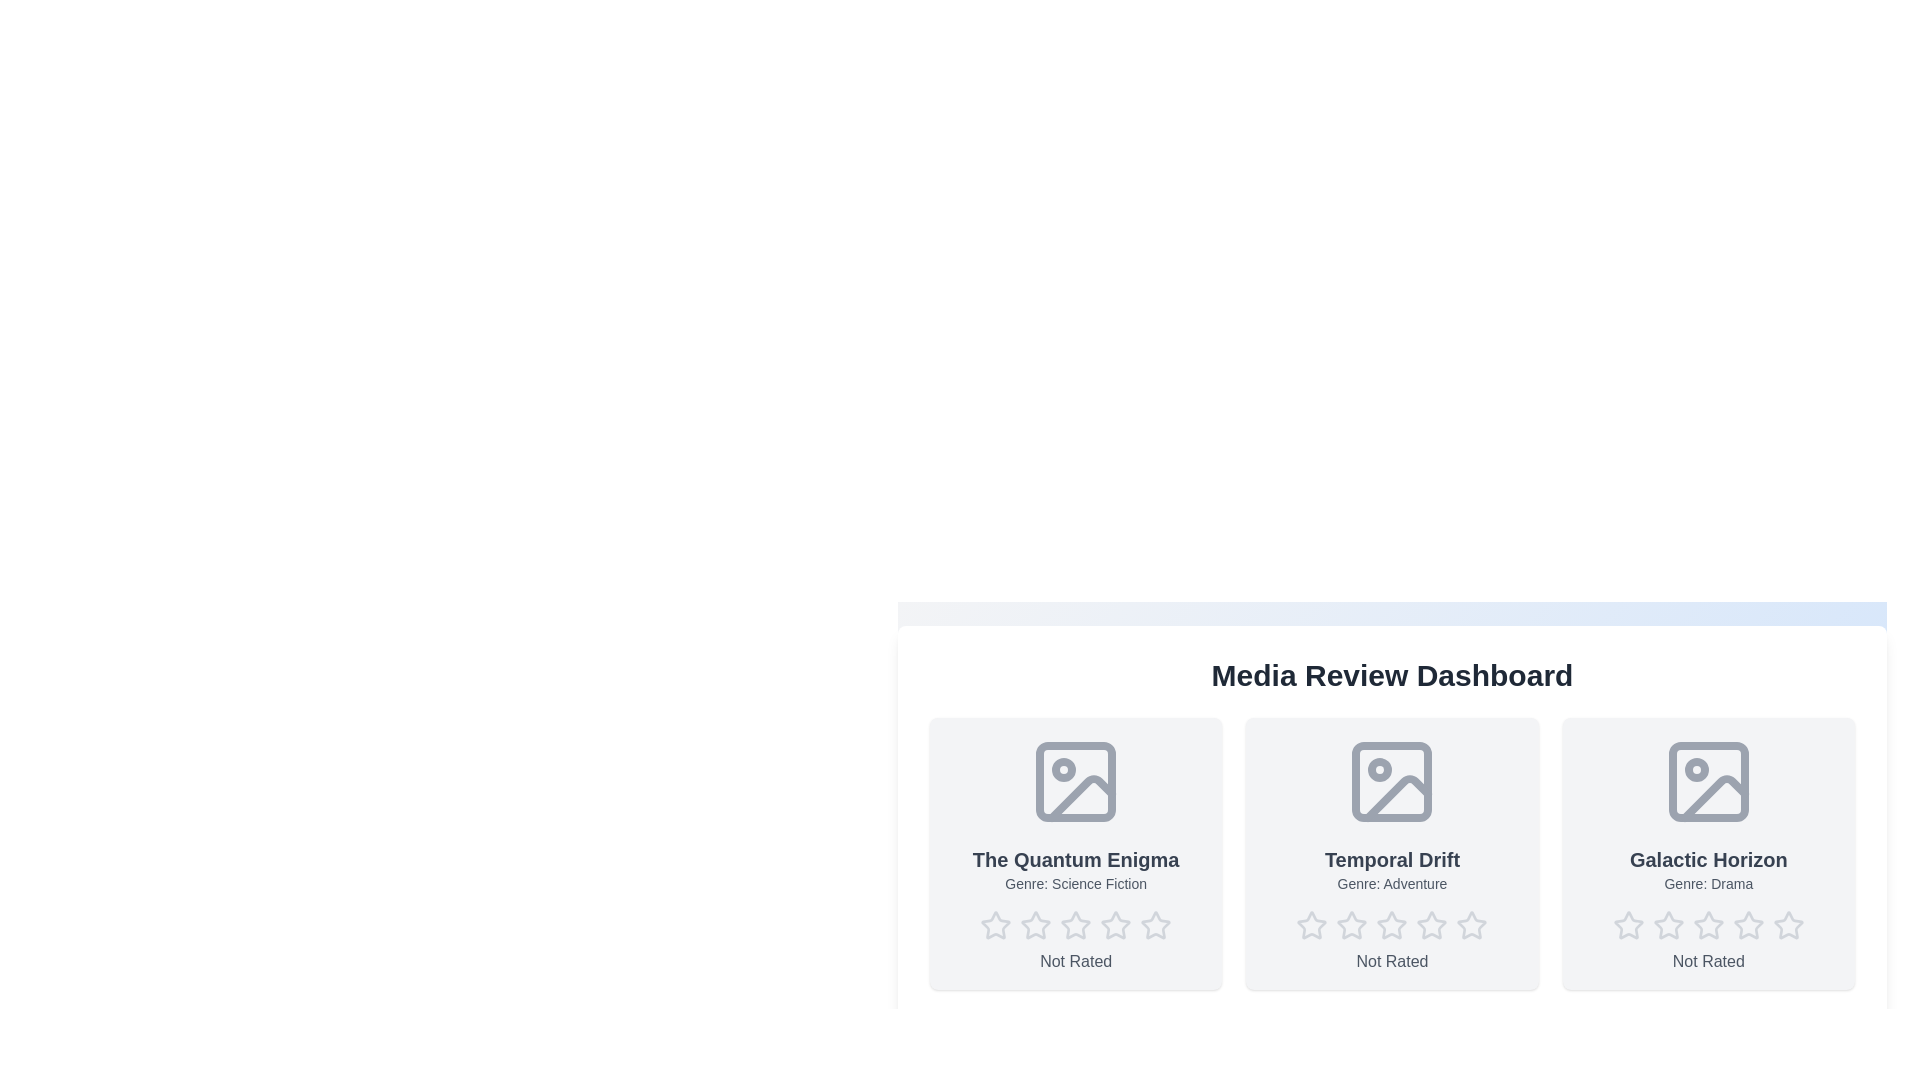 The image size is (1920, 1080). What do you see at coordinates (1036, 925) in the screenshot?
I see `the star corresponding to the desired rating 2 for the media item The Quantum Enigma` at bounding box center [1036, 925].